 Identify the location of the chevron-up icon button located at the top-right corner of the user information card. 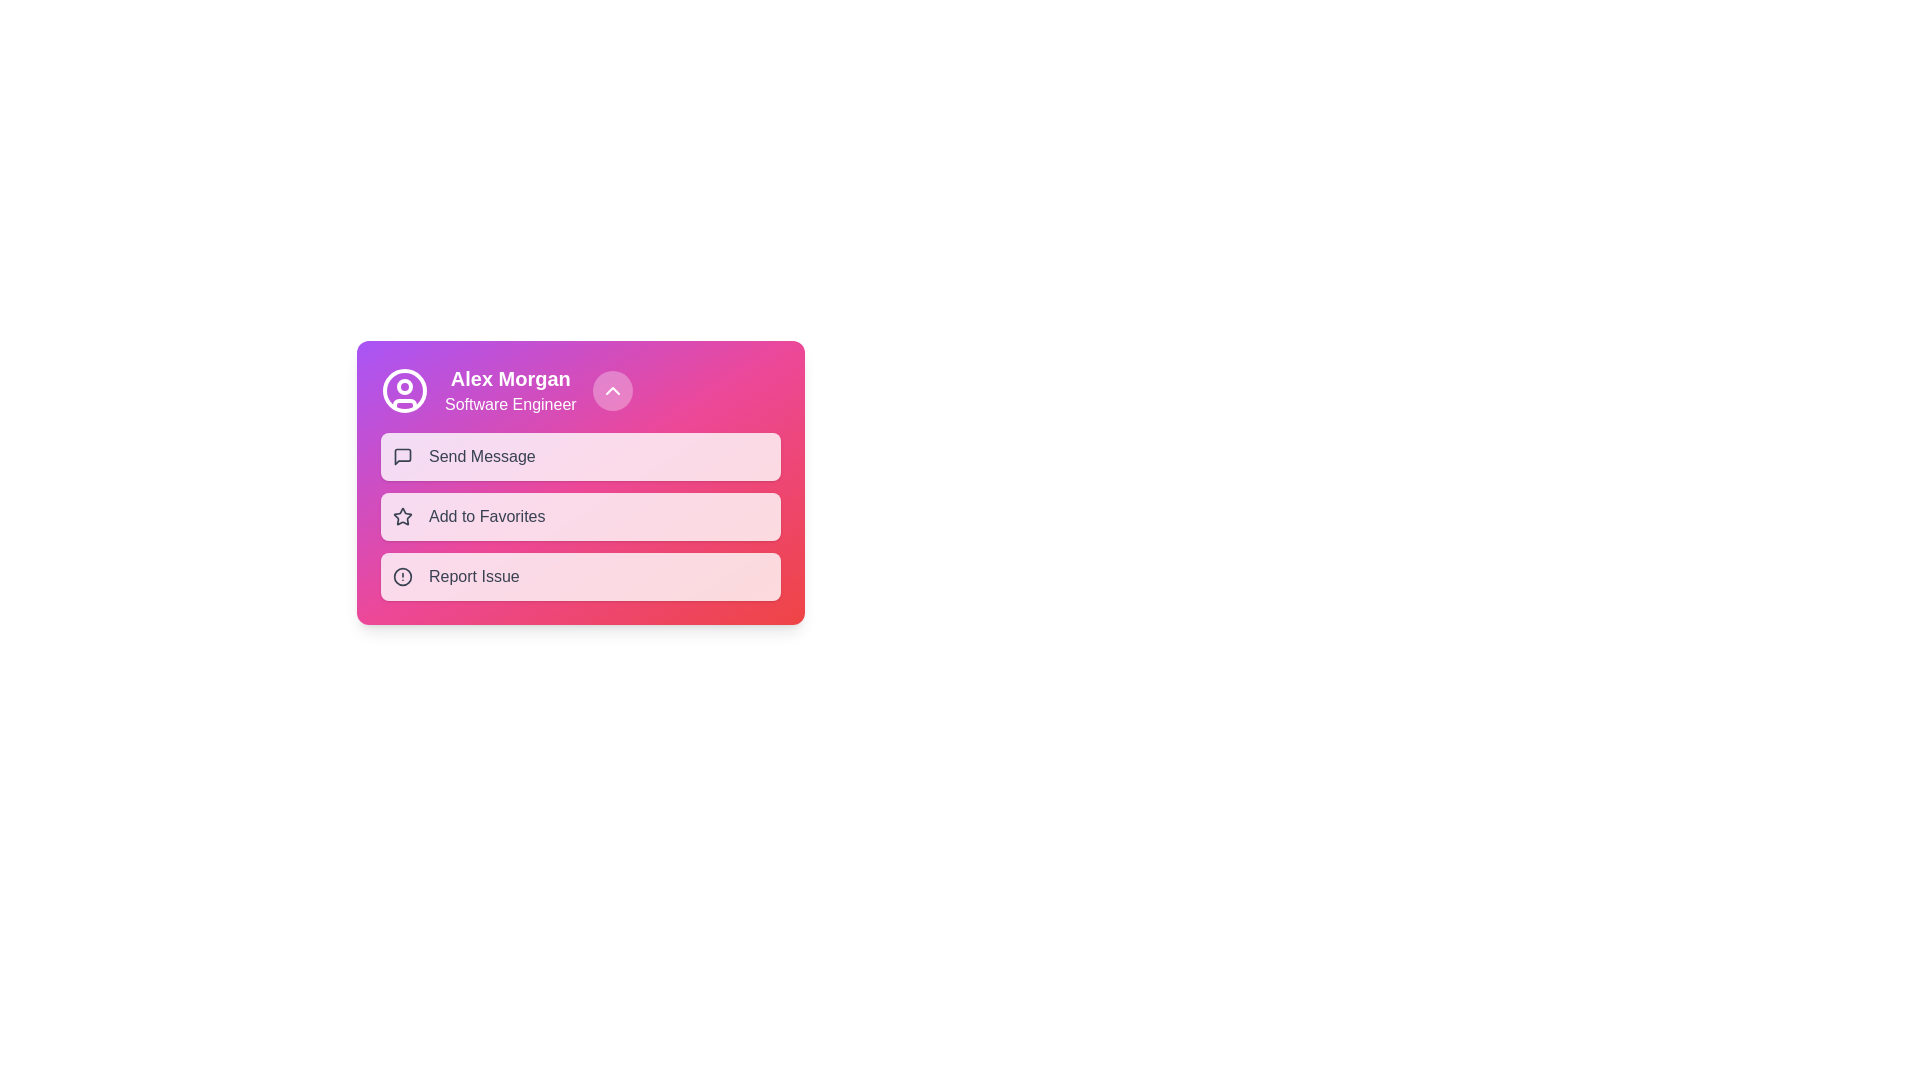
(611, 390).